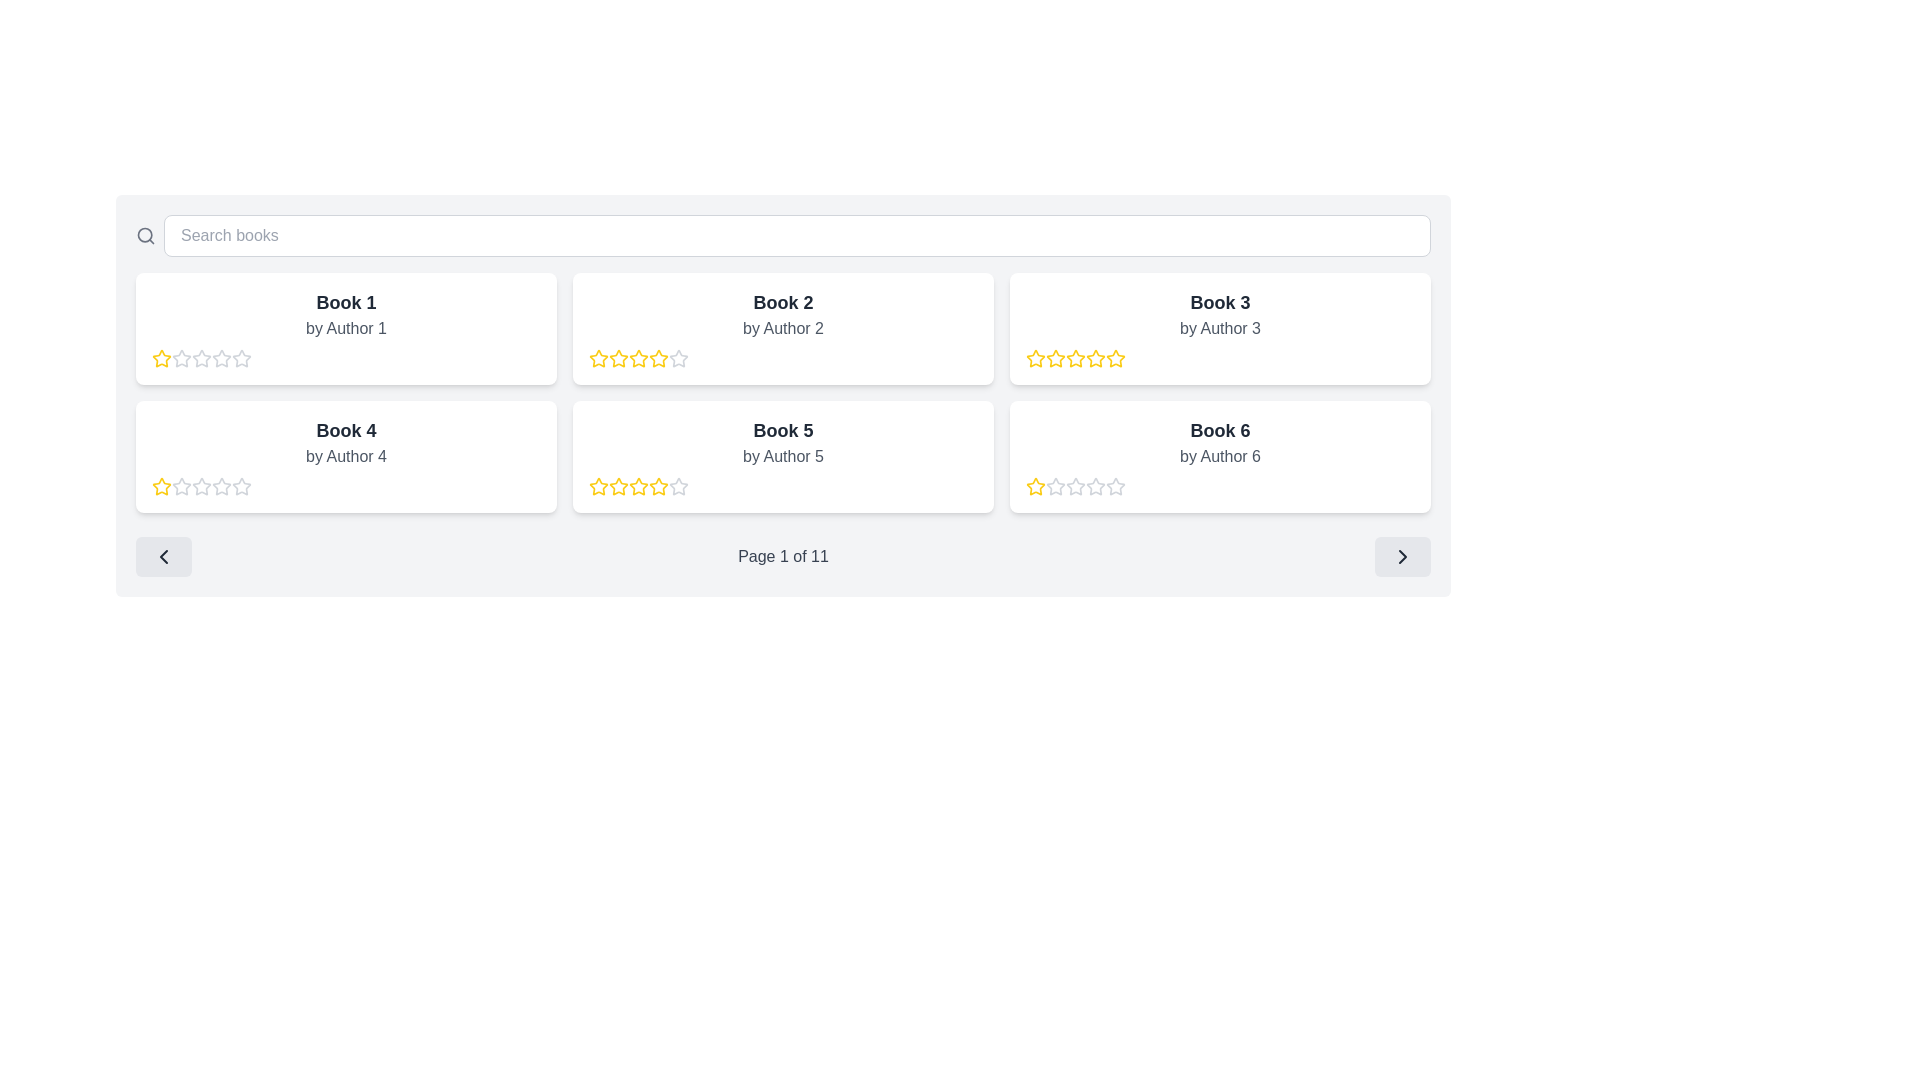  Describe the element at coordinates (677, 486) in the screenshot. I see `the fifth star` at that location.